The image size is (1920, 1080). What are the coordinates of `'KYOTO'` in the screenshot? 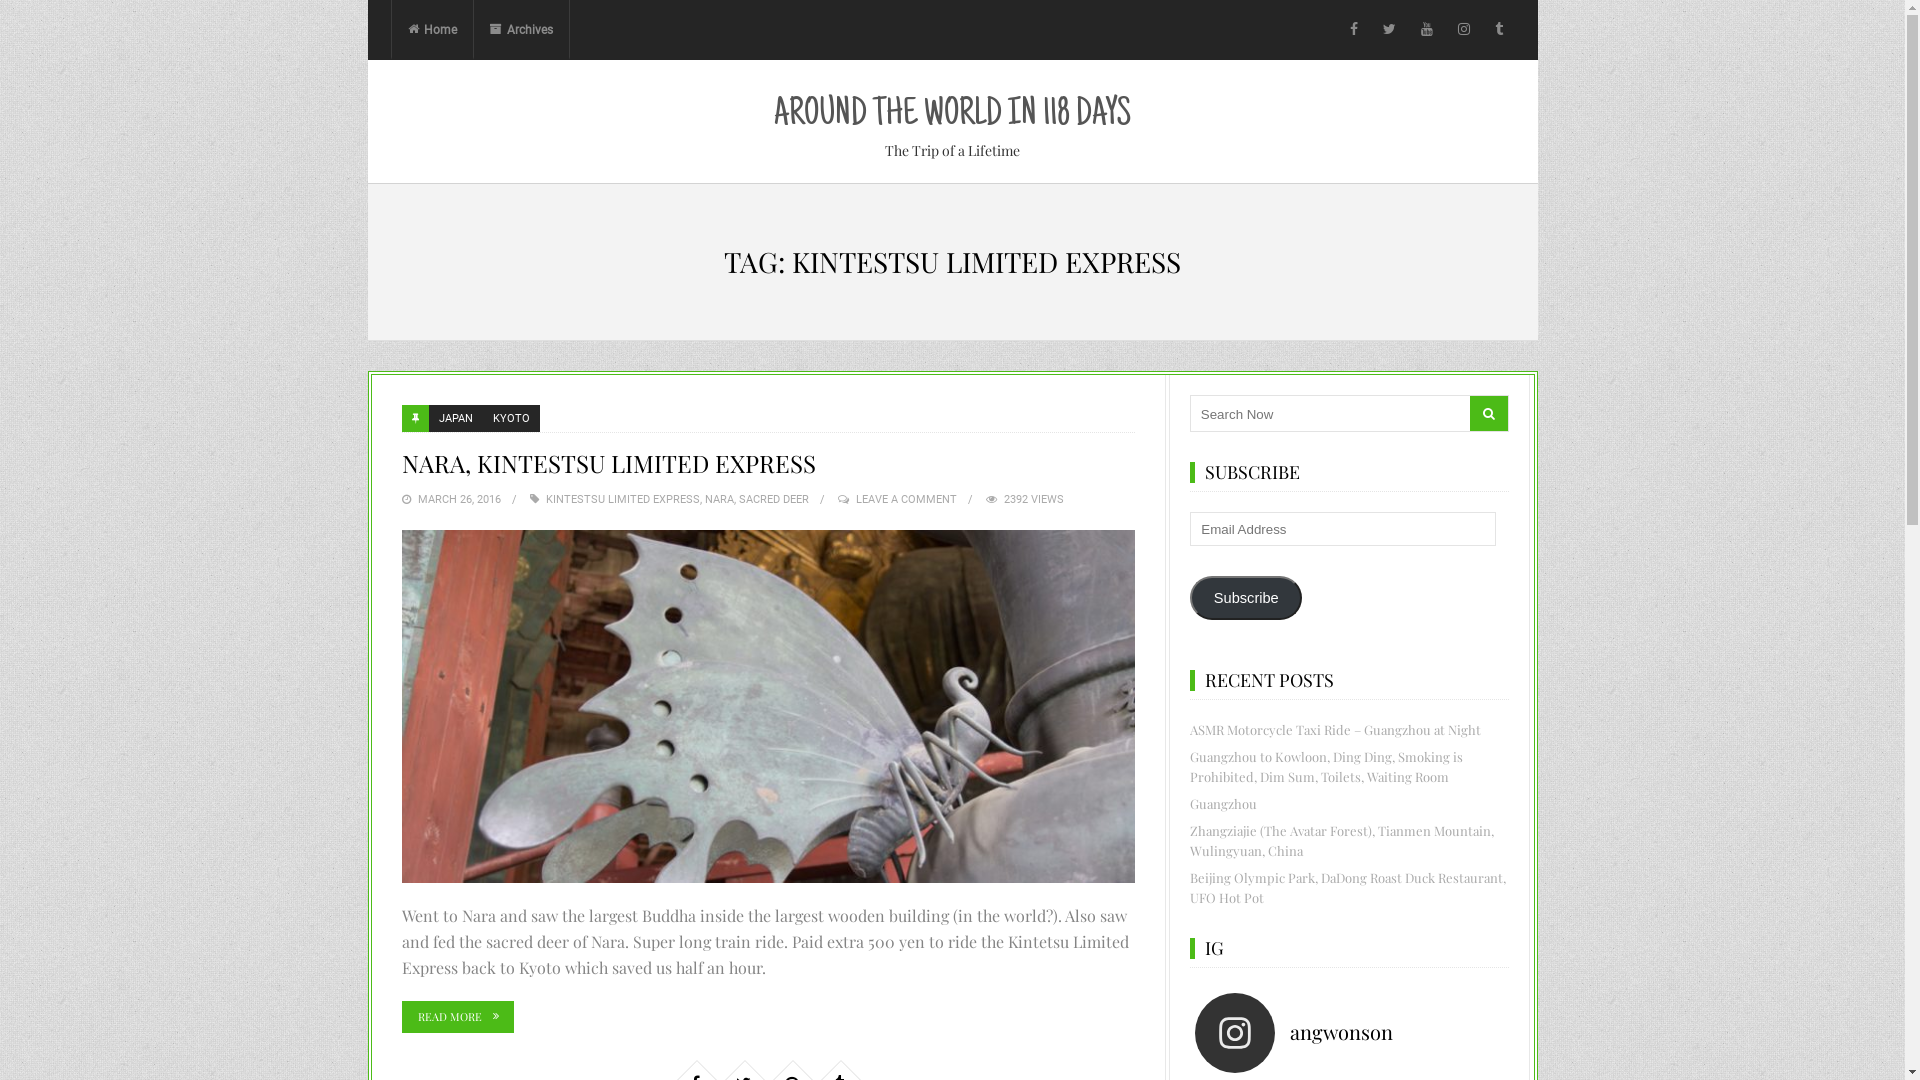 It's located at (481, 417).